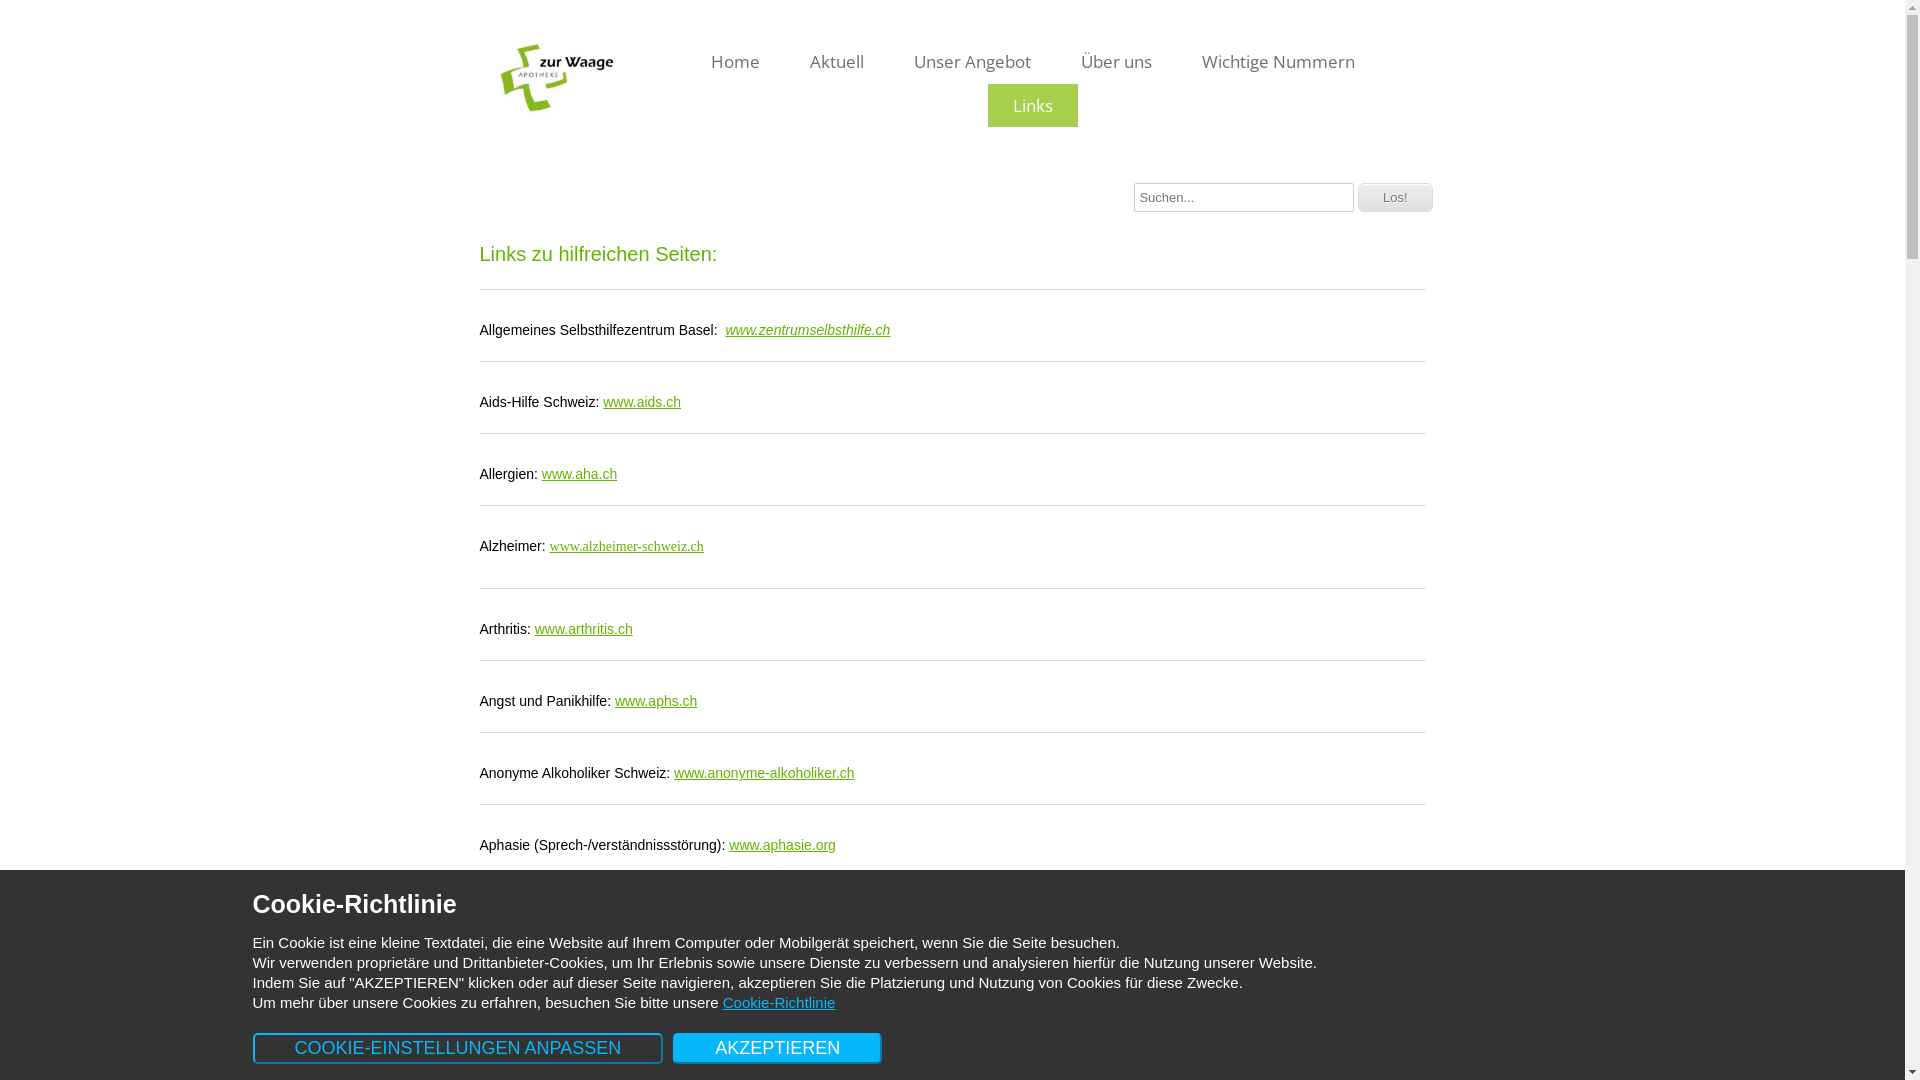 Image resolution: width=1920 pixels, height=1080 pixels. I want to click on 'www.elpos.ch', so click(838, 987).